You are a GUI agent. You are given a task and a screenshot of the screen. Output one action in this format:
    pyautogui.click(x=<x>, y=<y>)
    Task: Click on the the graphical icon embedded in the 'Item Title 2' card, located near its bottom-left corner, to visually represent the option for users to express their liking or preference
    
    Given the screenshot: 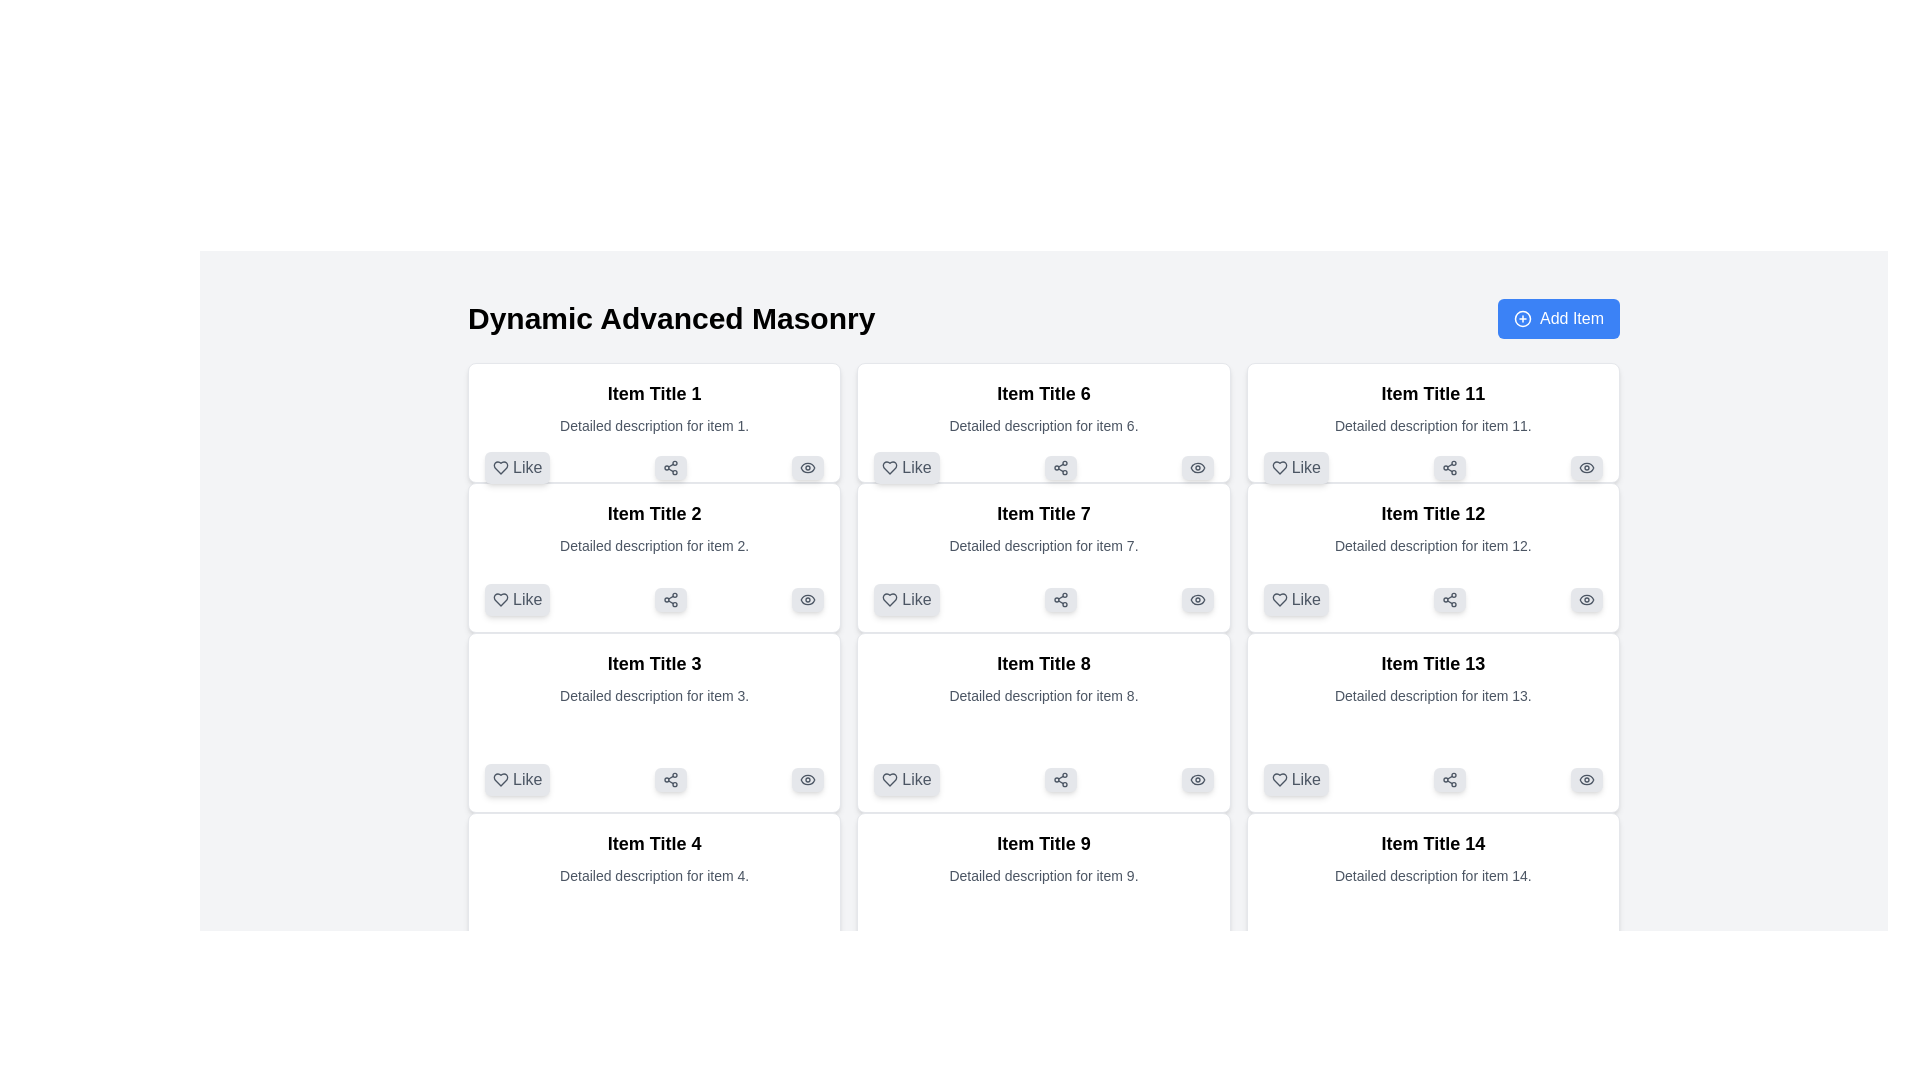 What is the action you would take?
    pyautogui.click(x=500, y=599)
    